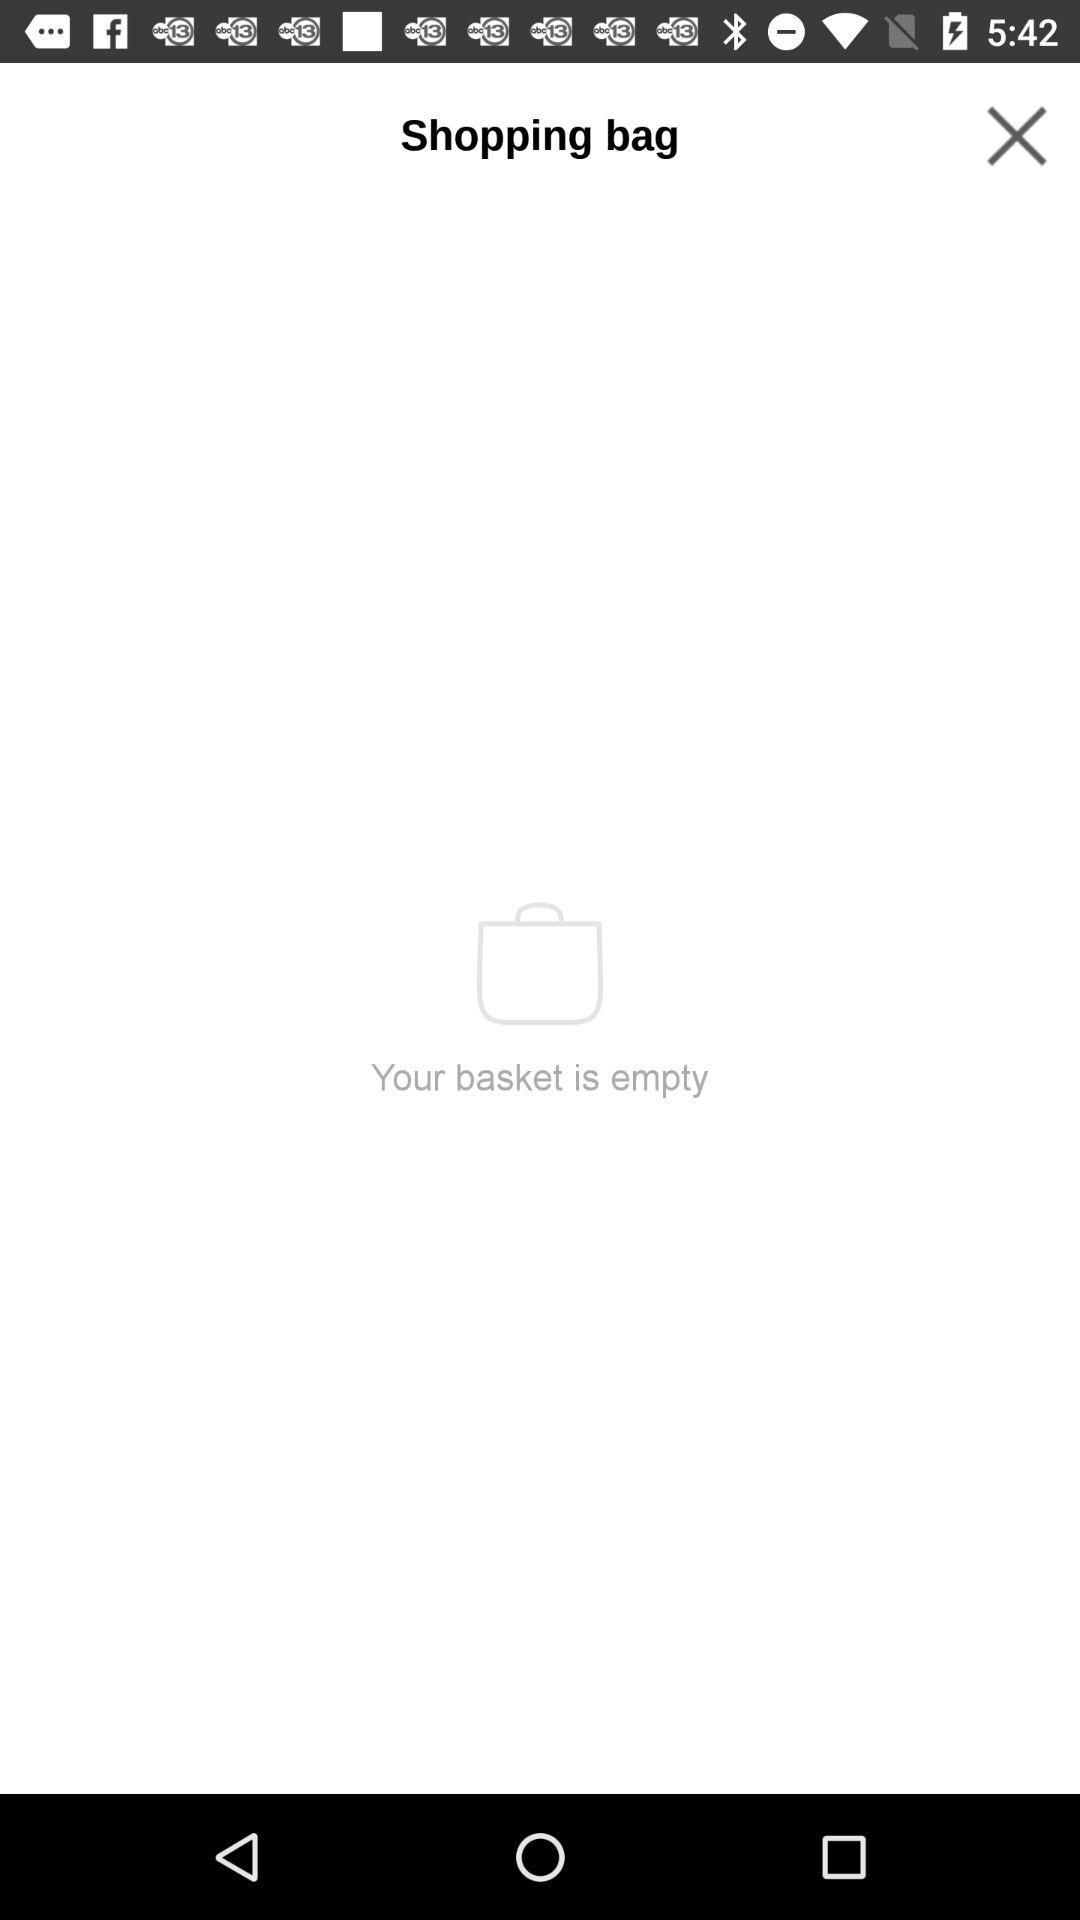 The width and height of the screenshot is (1080, 1920). Describe the element at coordinates (1017, 135) in the screenshot. I see `the icon to the right of shopping bag` at that location.